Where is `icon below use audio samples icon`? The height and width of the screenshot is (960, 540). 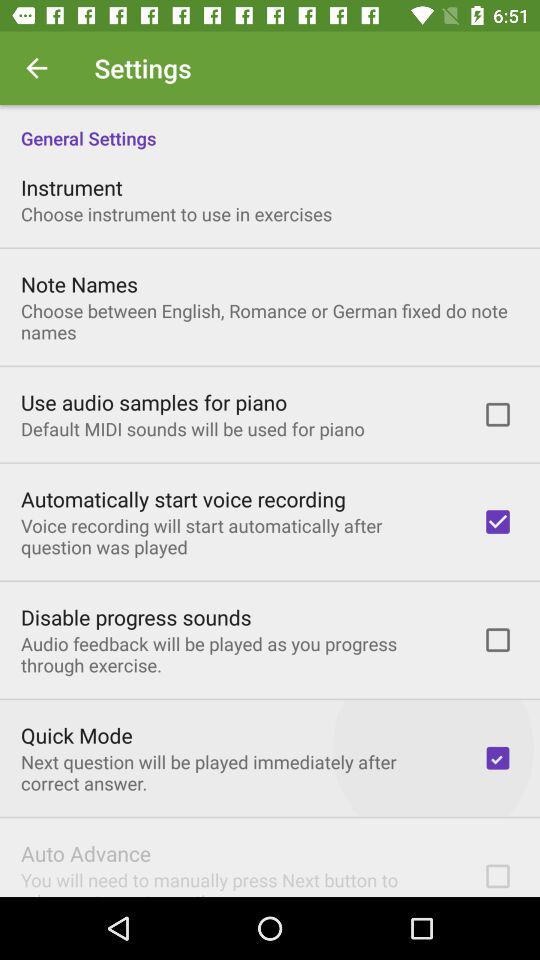 icon below use audio samples icon is located at coordinates (192, 429).